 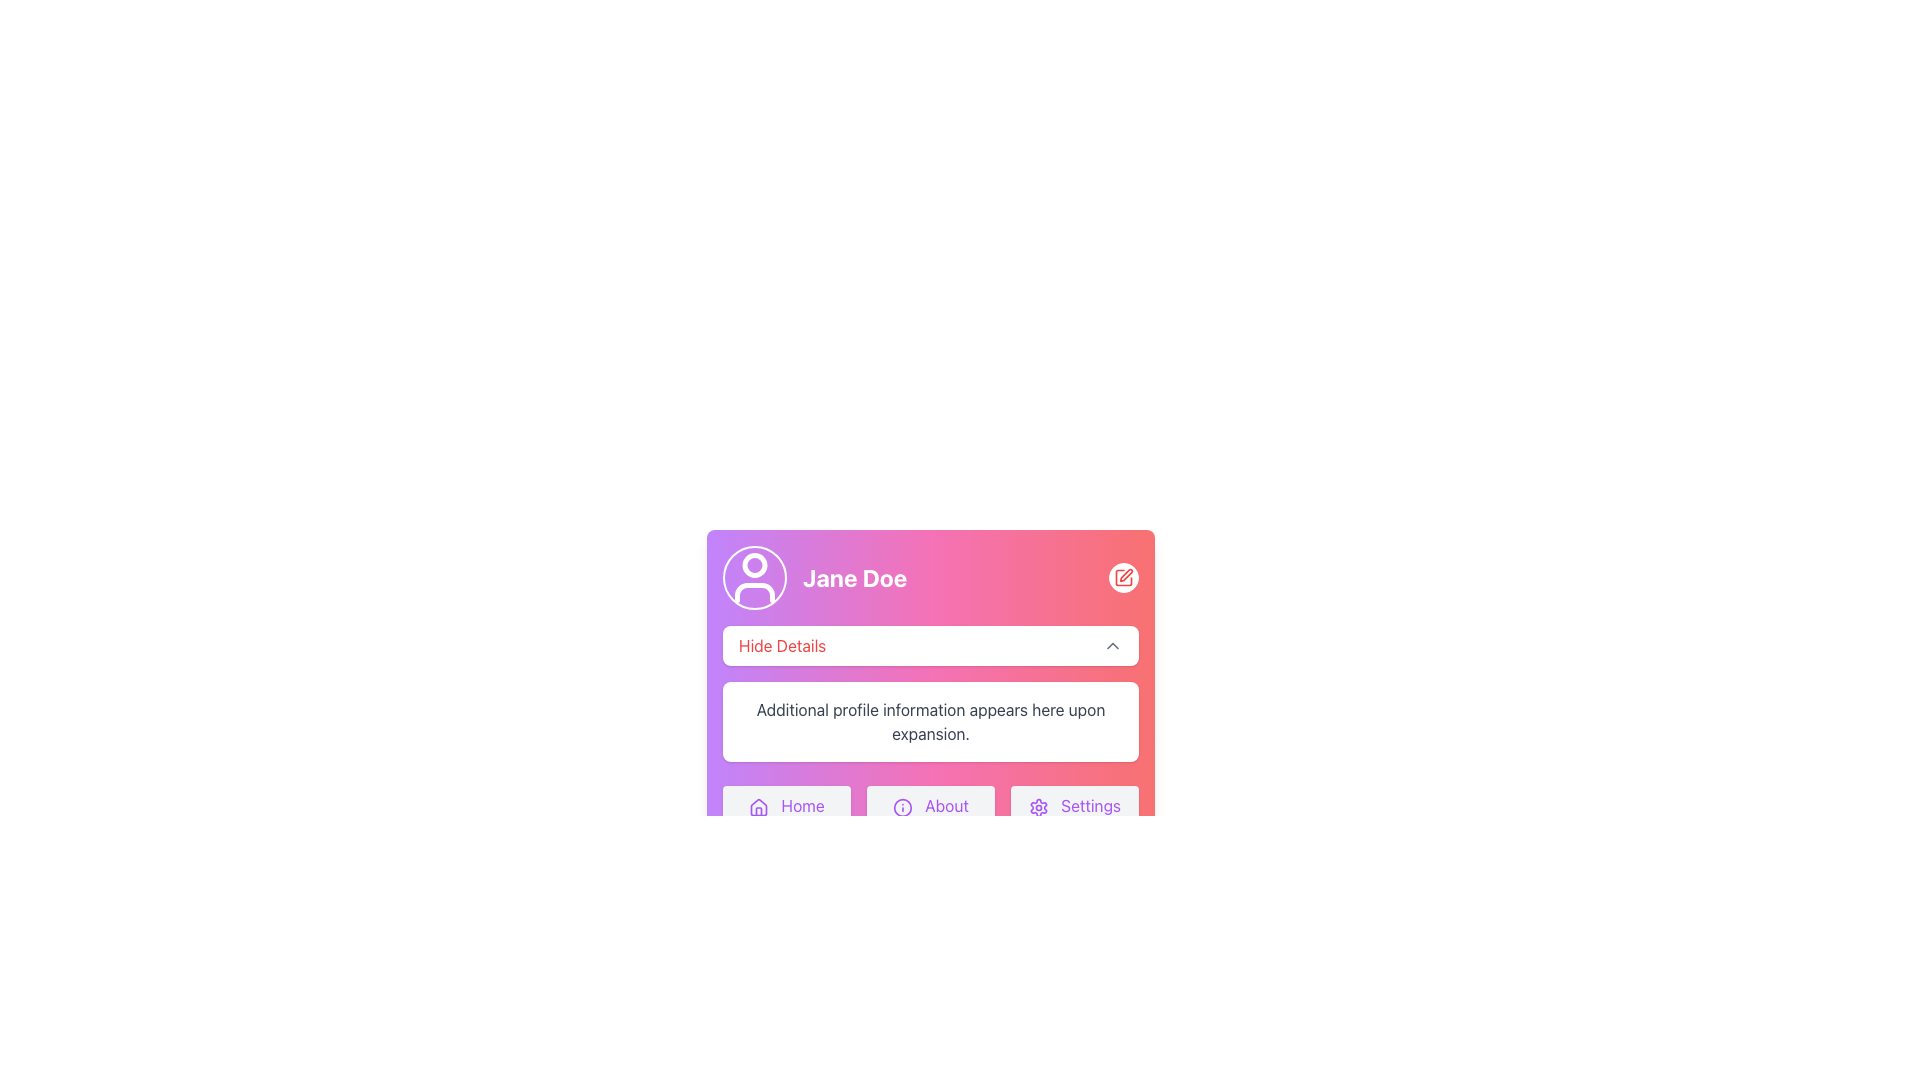 I want to click on the gear icon in the 'Settings' button located at the bottom right corner of the profile card, so click(x=1038, y=806).